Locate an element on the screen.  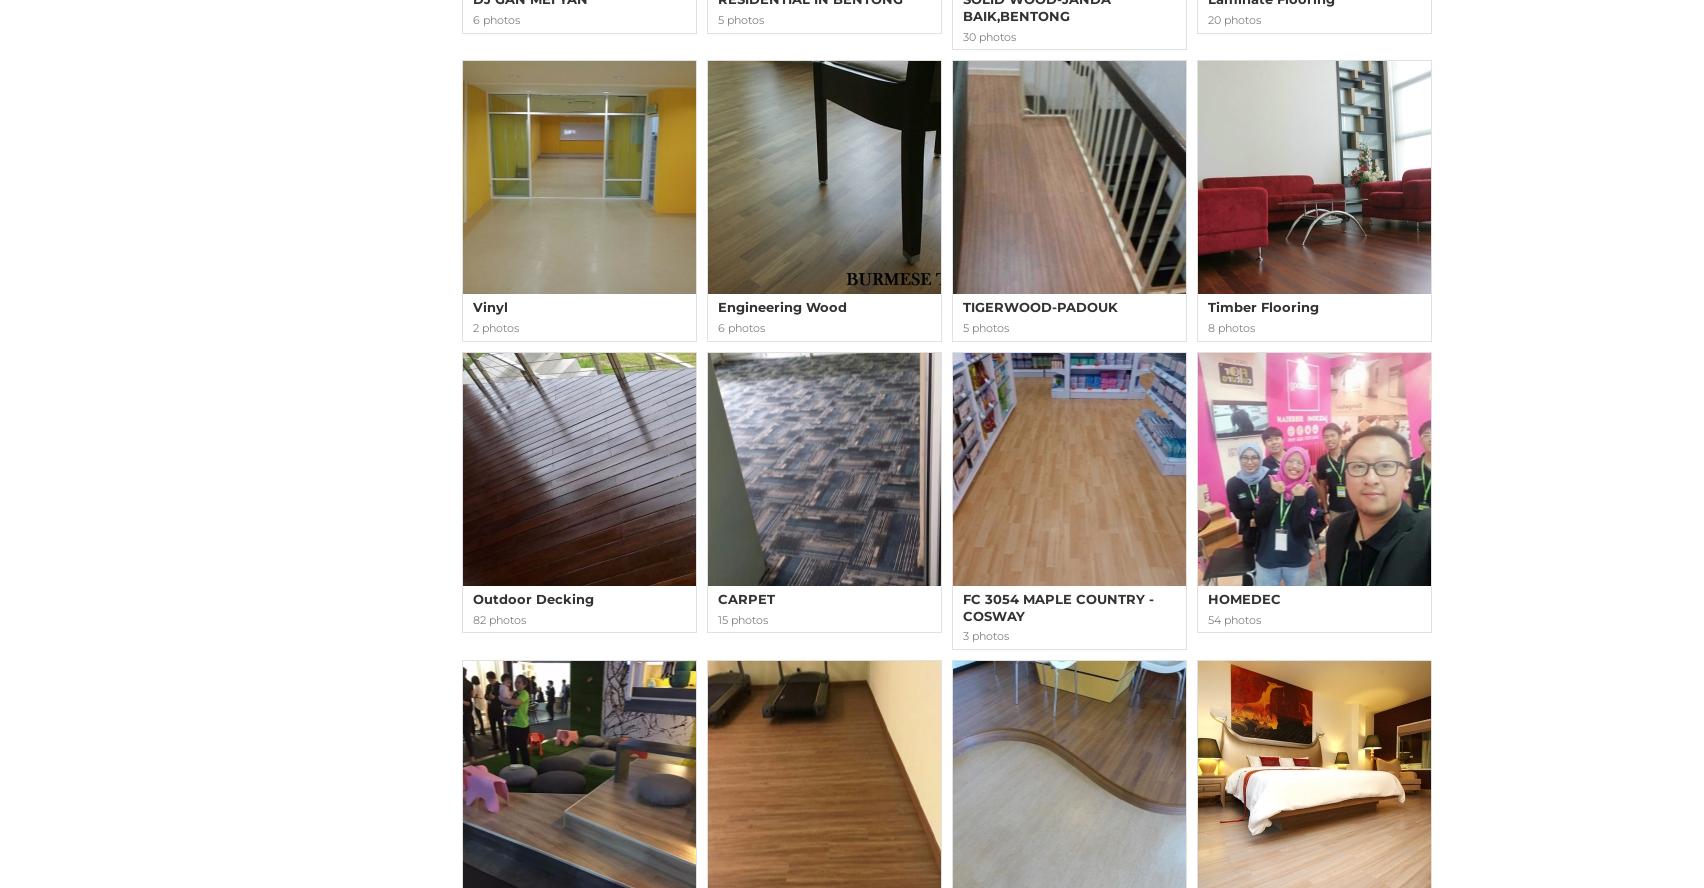
'82 photos' is located at coordinates (499, 618).